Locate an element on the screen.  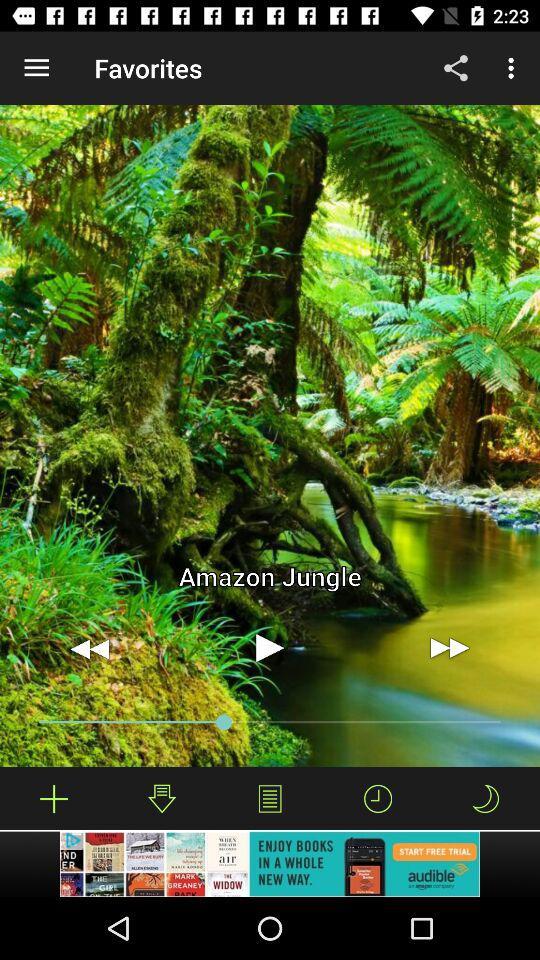
forward button is located at coordinates (449, 647).